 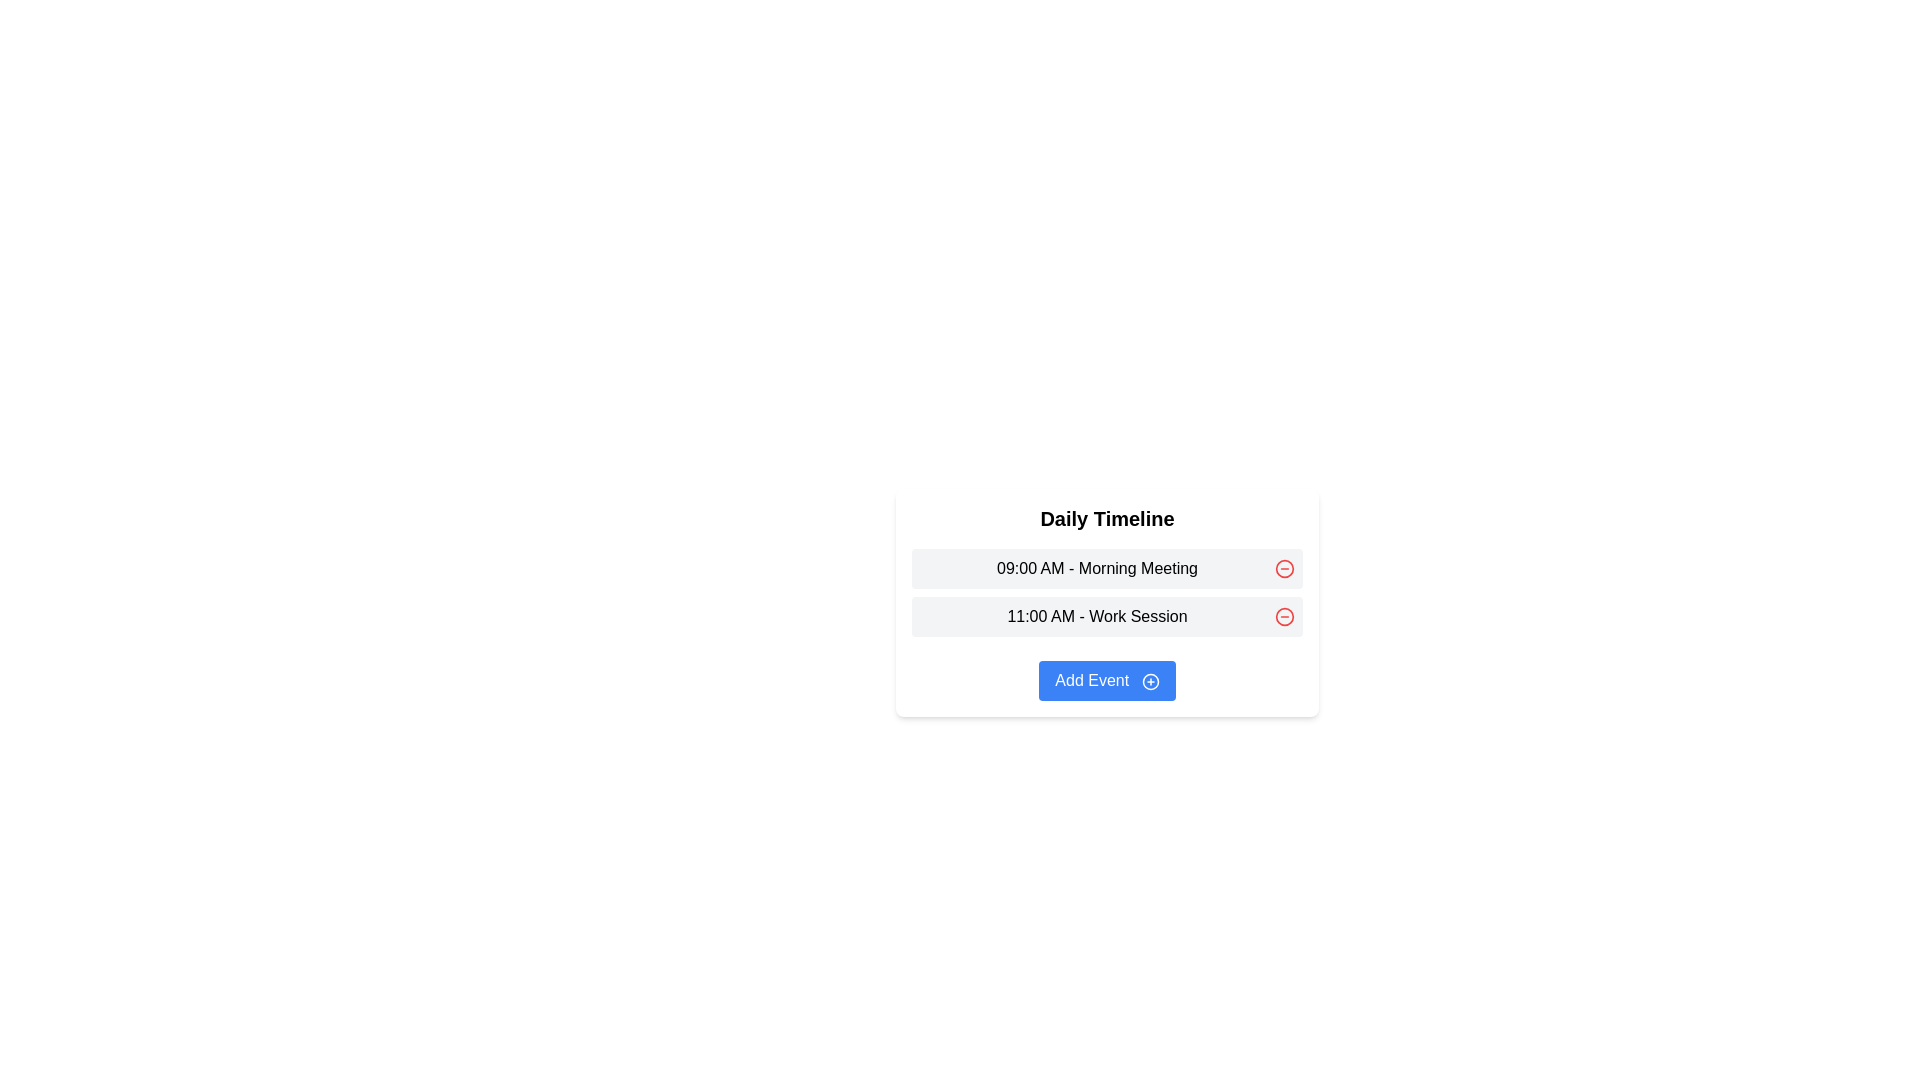 What do you see at coordinates (1106, 616) in the screenshot?
I see `the event list item displaying '11:00 AM - Work Session'` at bounding box center [1106, 616].